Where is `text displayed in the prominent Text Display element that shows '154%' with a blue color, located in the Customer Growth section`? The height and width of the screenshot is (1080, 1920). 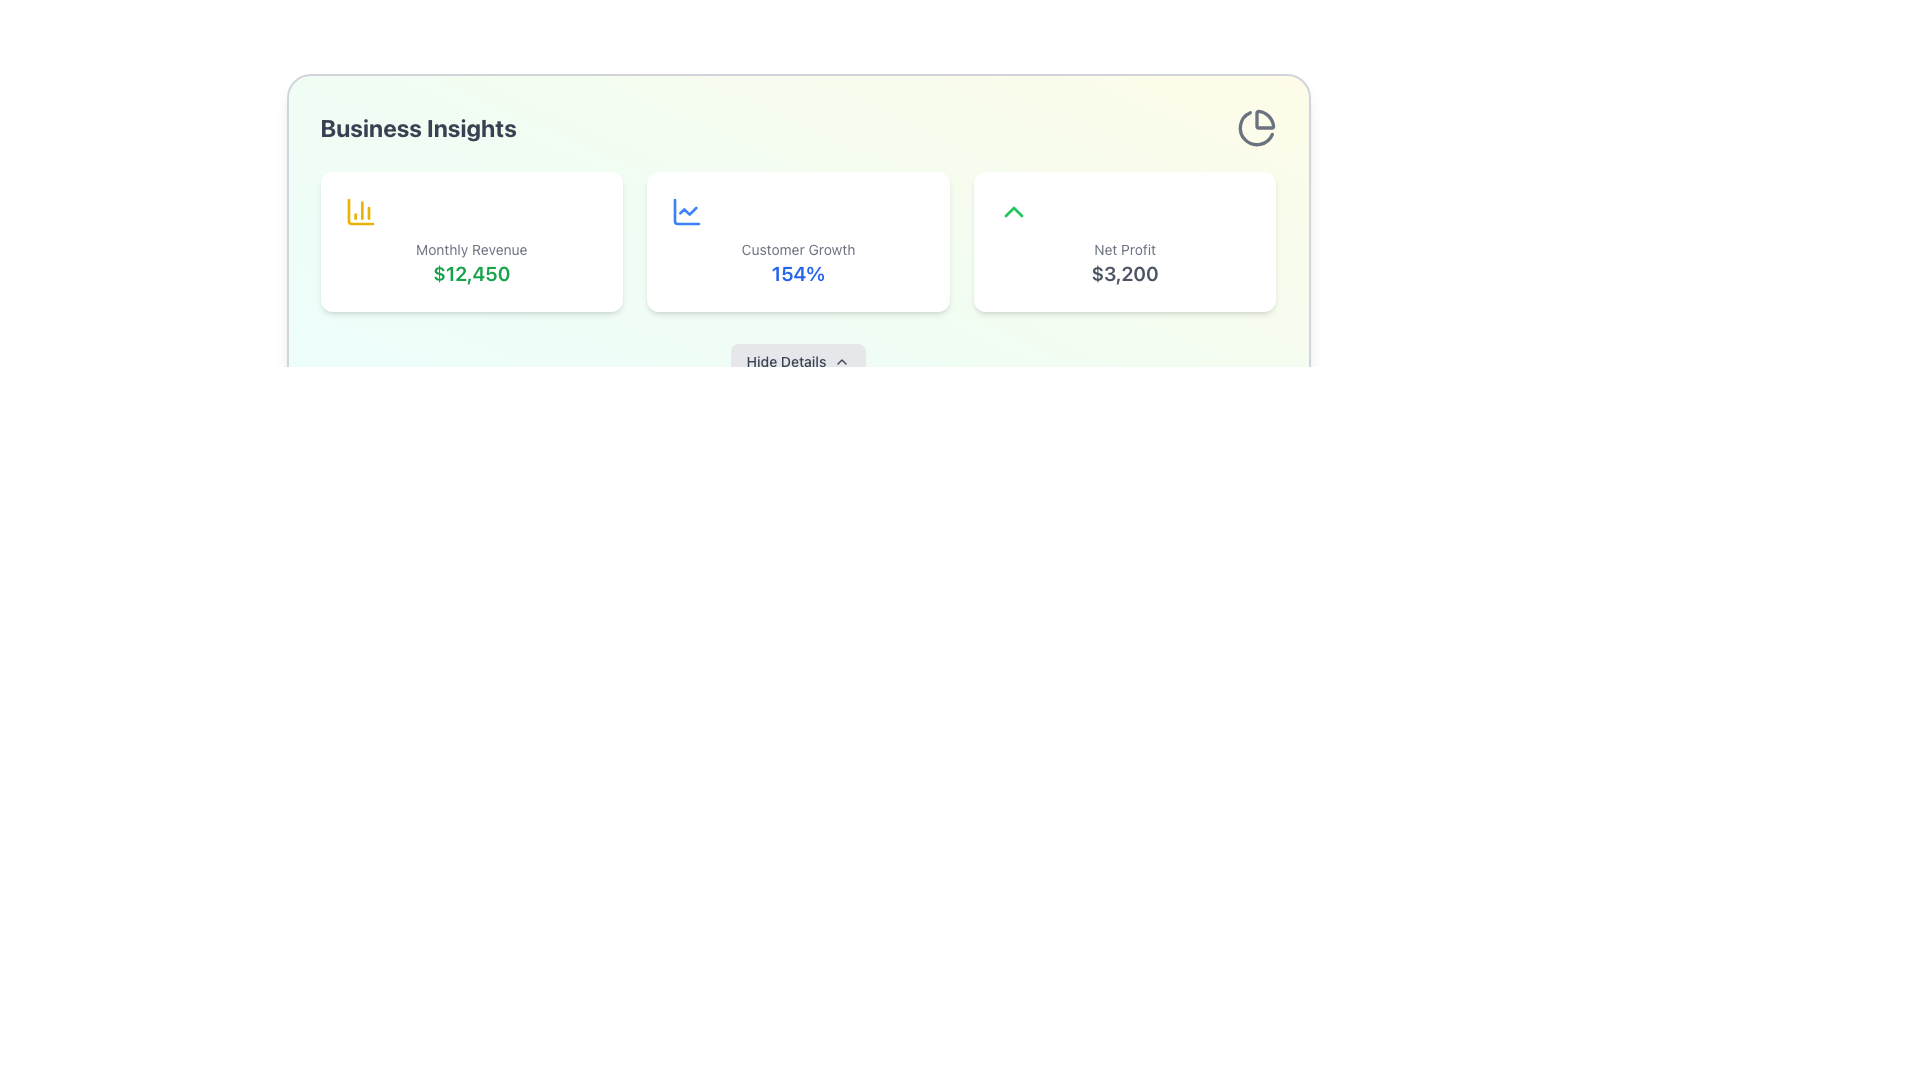 text displayed in the prominent Text Display element that shows '154%' with a blue color, located in the Customer Growth section is located at coordinates (797, 273).